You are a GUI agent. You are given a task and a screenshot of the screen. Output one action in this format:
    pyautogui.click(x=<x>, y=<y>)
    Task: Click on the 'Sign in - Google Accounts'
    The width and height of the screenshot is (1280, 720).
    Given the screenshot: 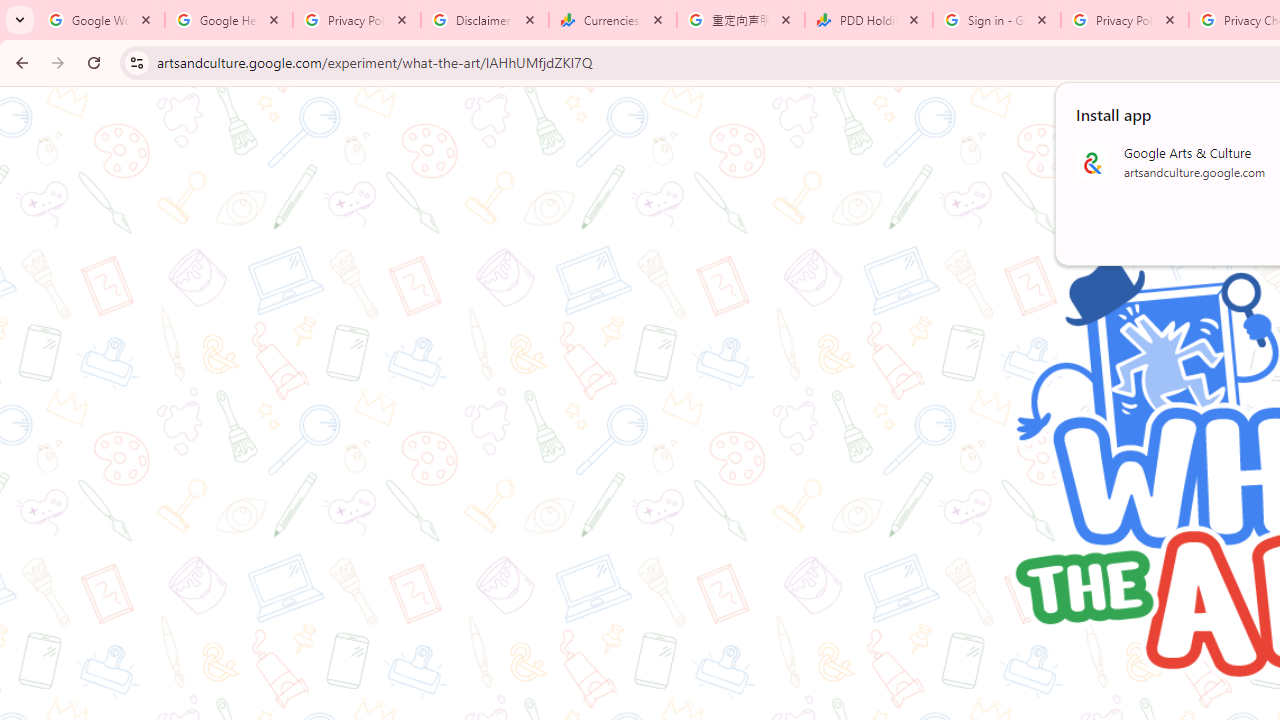 What is the action you would take?
    pyautogui.click(x=997, y=20)
    